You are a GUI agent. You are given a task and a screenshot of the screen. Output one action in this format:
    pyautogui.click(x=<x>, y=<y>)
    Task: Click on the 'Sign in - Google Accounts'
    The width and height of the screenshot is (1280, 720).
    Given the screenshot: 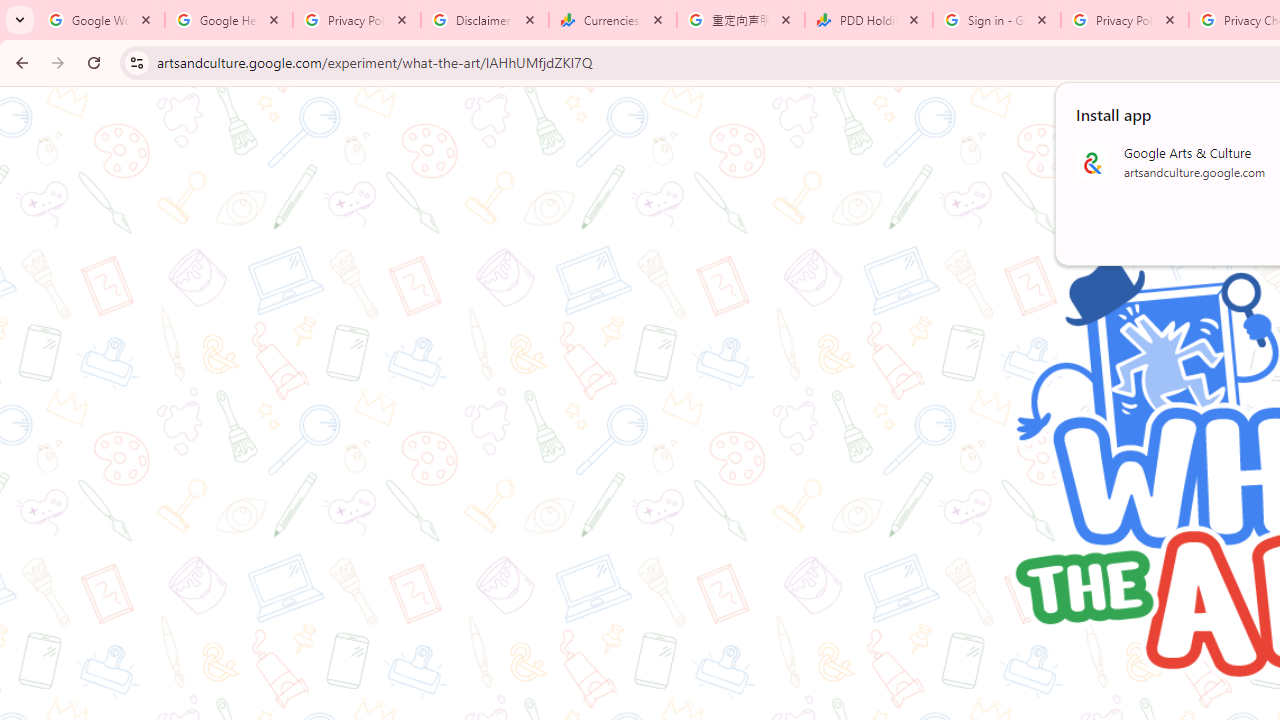 What is the action you would take?
    pyautogui.click(x=997, y=20)
    